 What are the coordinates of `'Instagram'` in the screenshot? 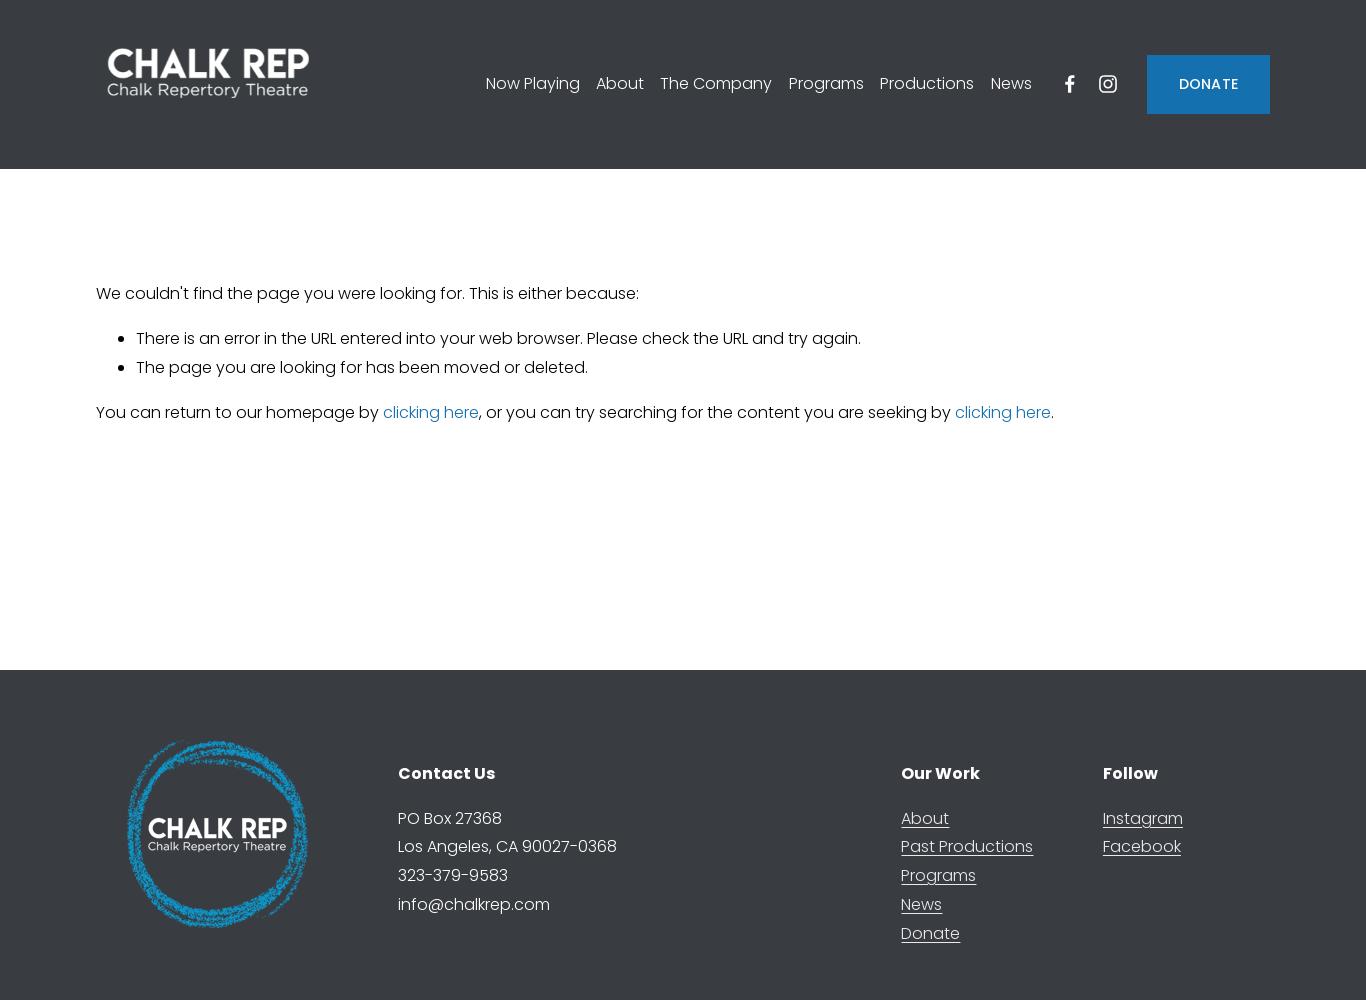 It's located at (1141, 816).